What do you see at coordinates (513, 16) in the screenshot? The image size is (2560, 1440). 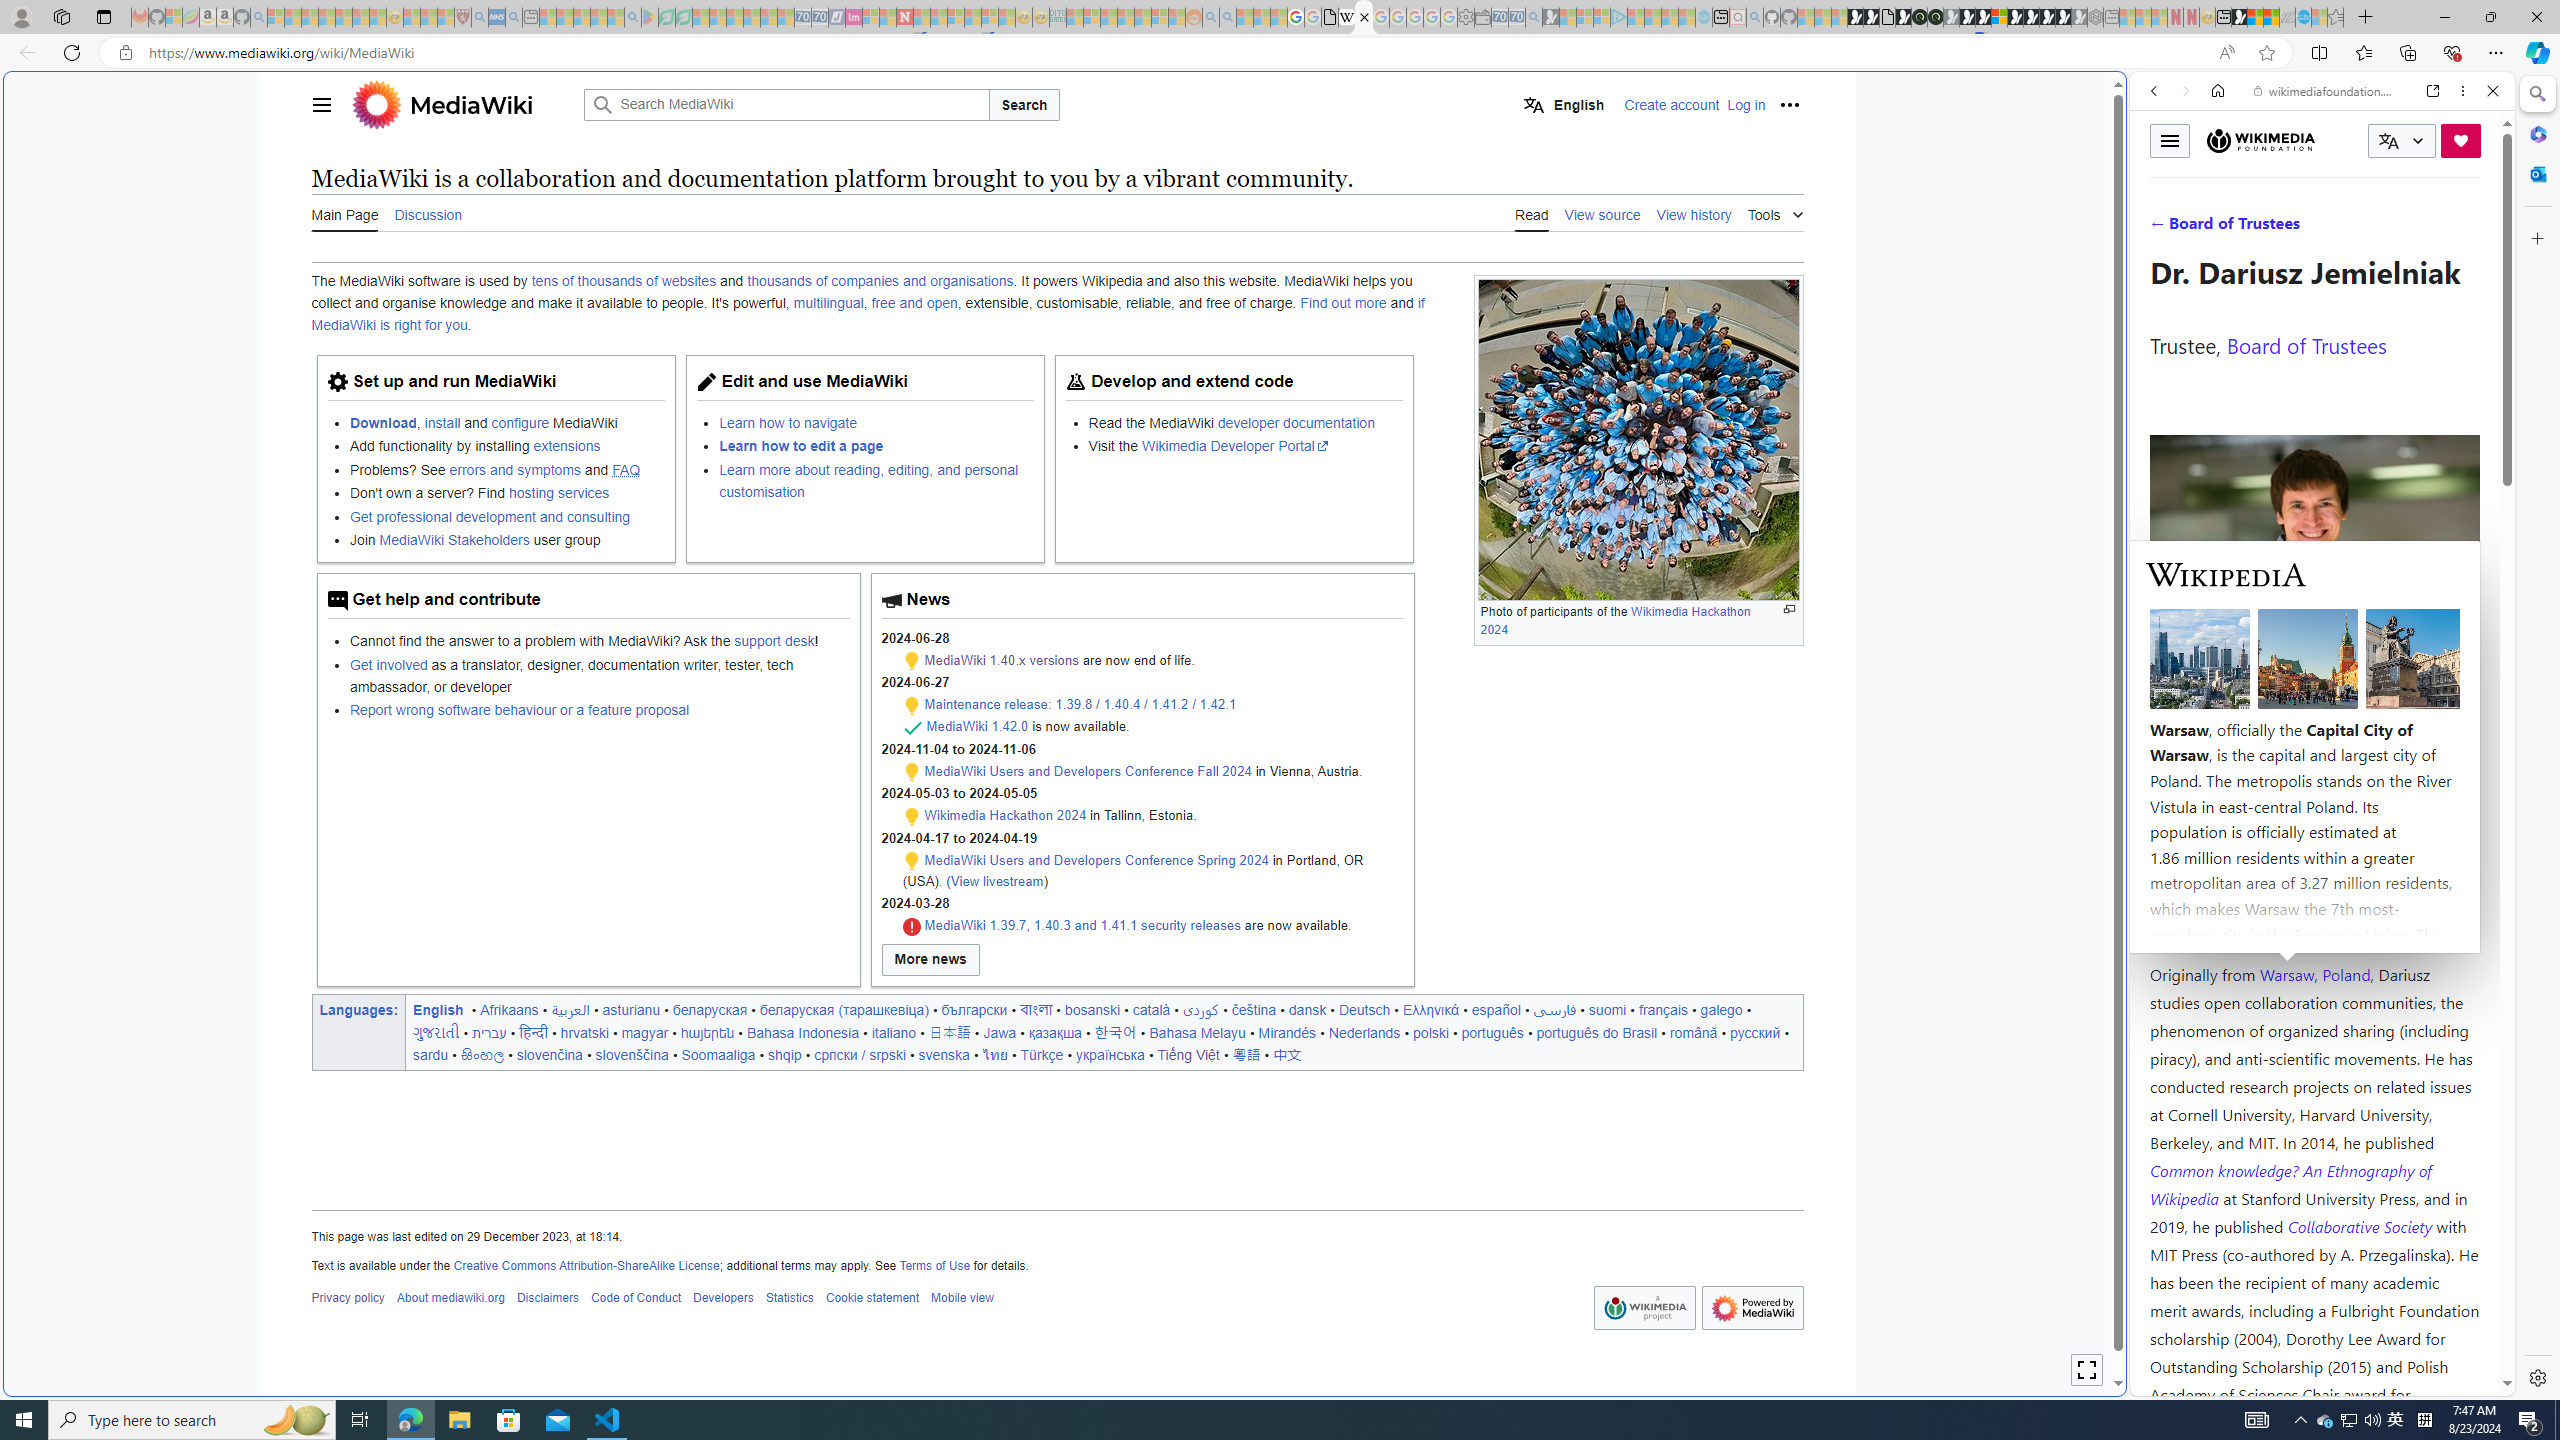 I see `'utah sues federal government - Search - Sleeping'` at bounding box center [513, 16].